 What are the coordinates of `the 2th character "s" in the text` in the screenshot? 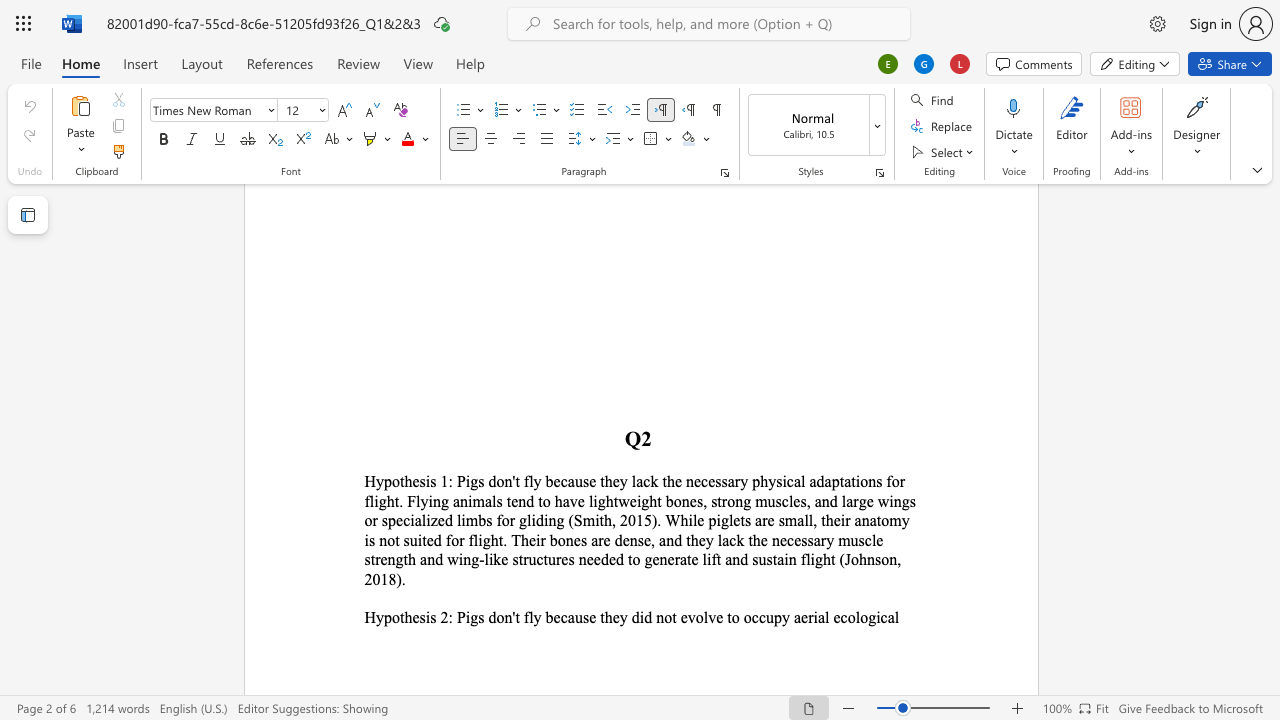 It's located at (718, 481).